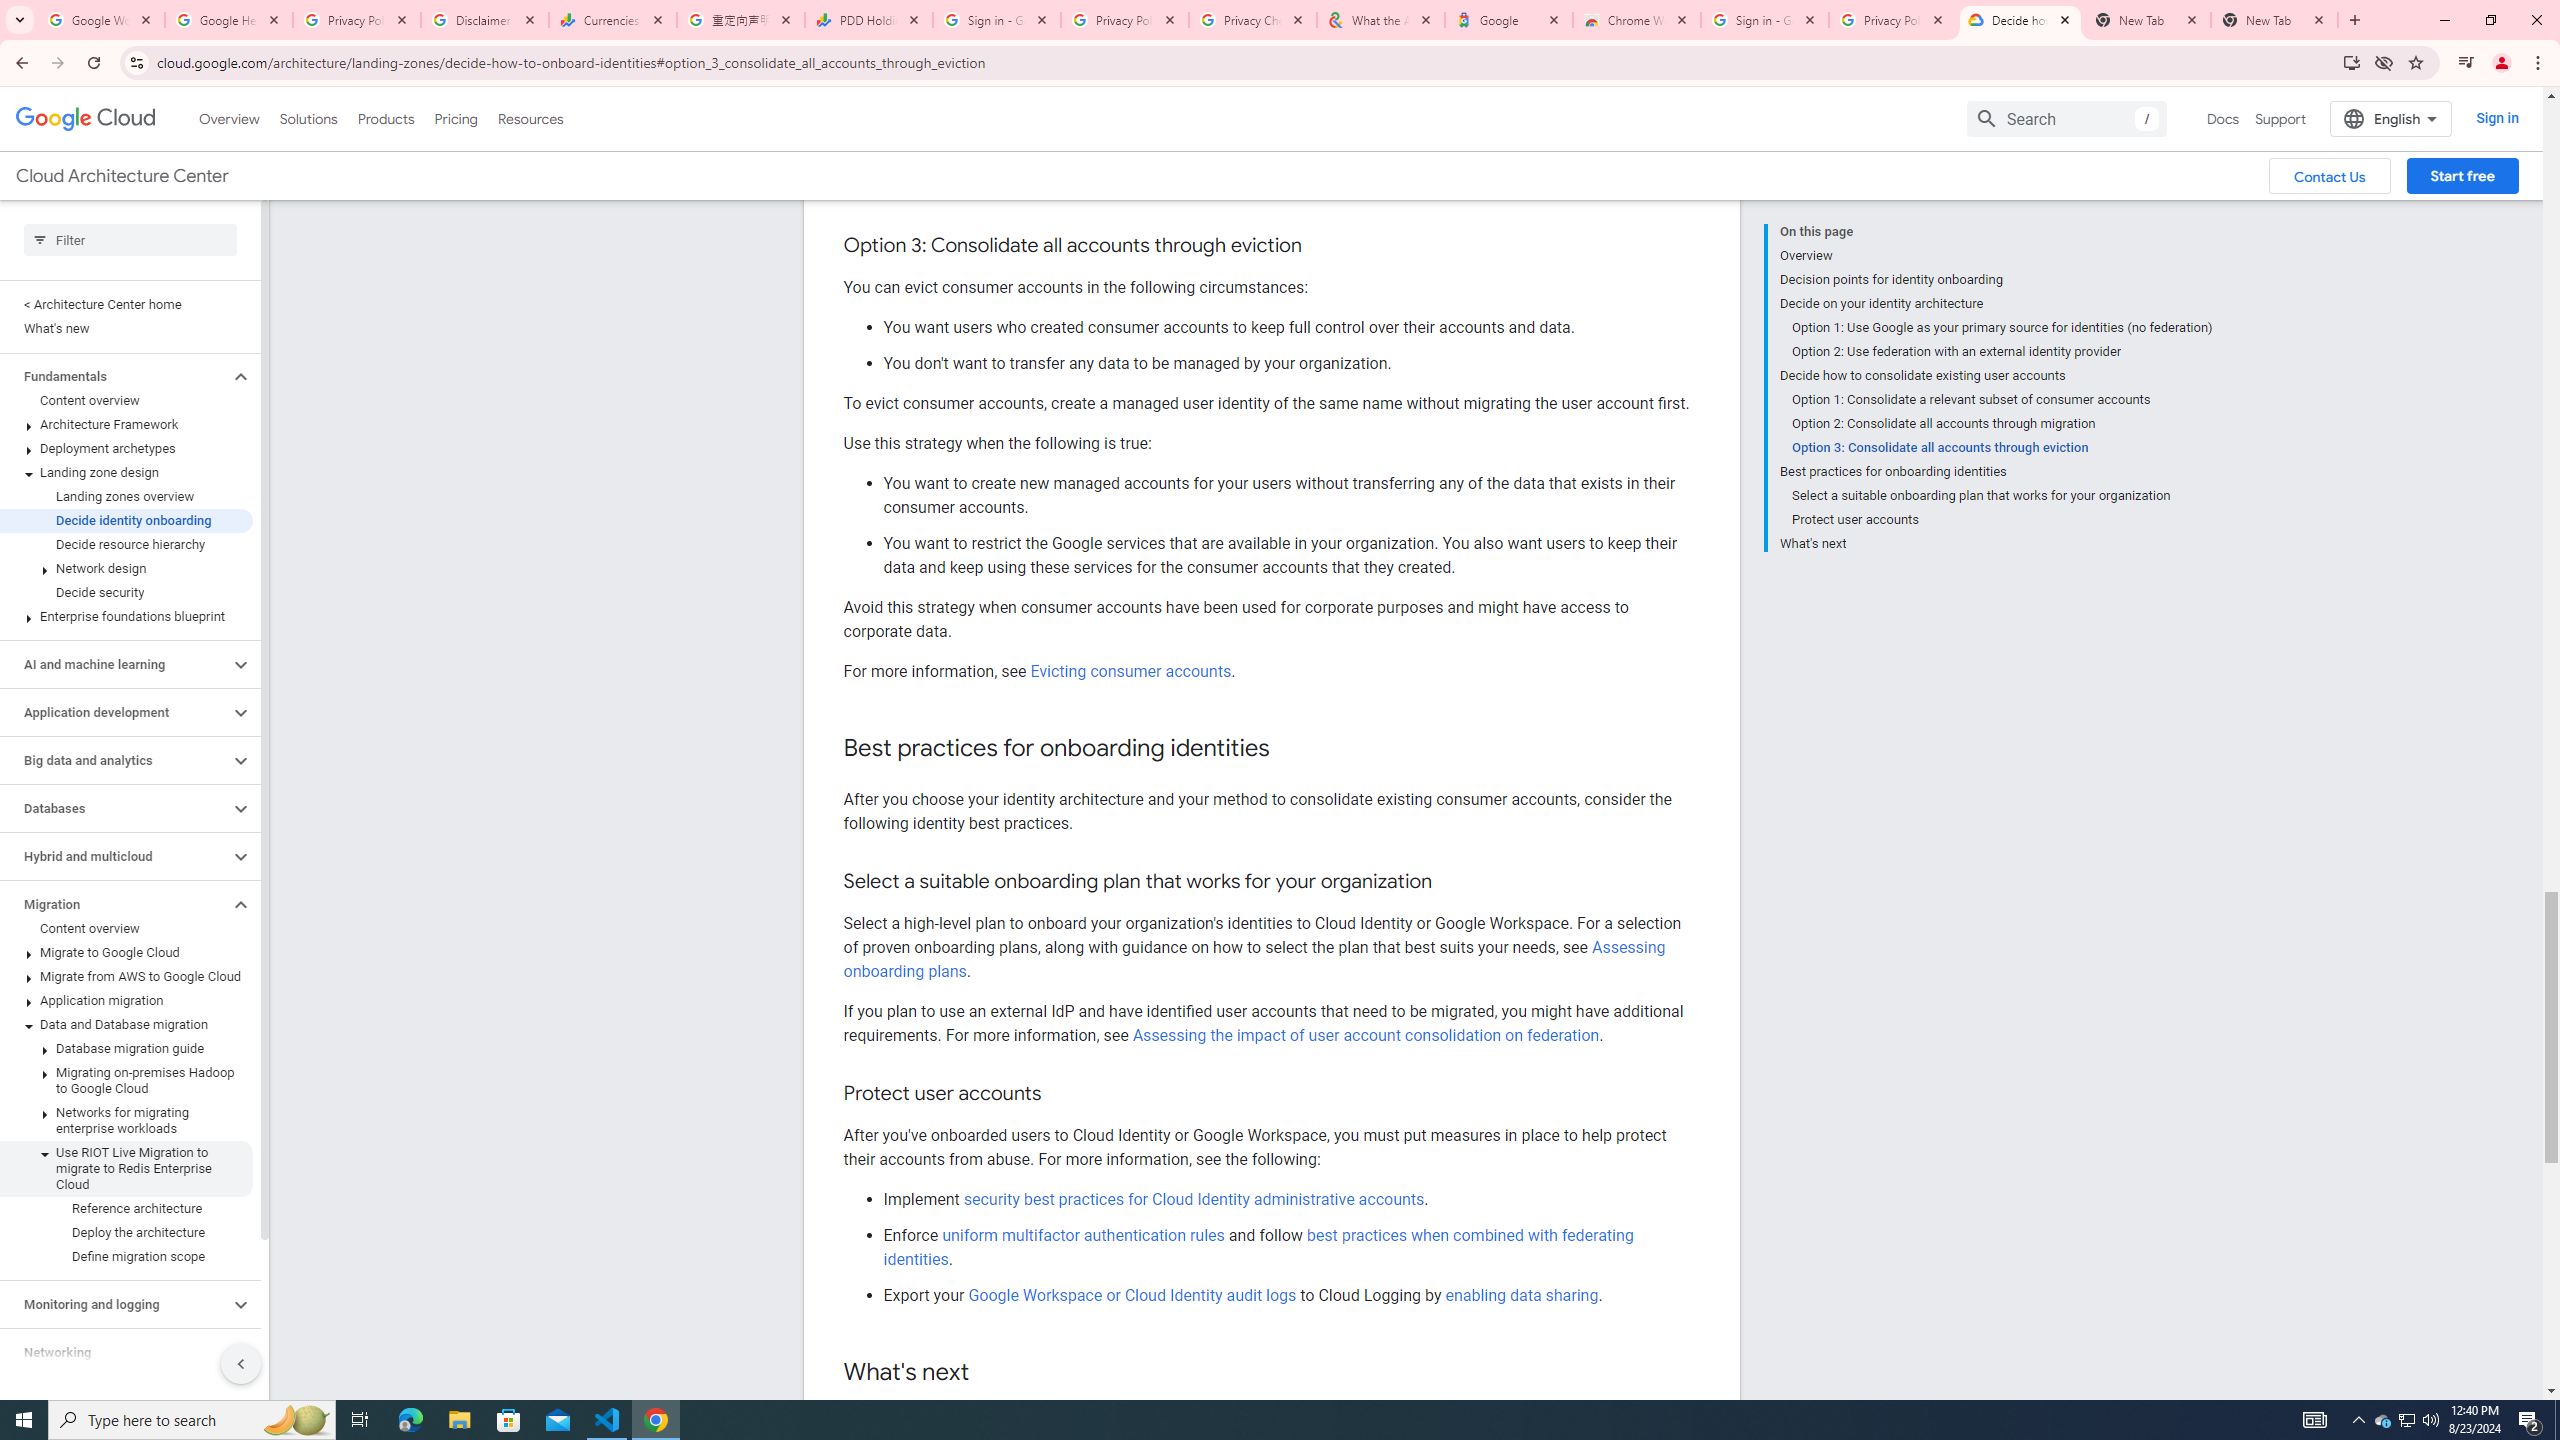  Describe the element at coordinates (1994, 302) in the screenshot. I see `'Decide on your identity architecture'` at that location.